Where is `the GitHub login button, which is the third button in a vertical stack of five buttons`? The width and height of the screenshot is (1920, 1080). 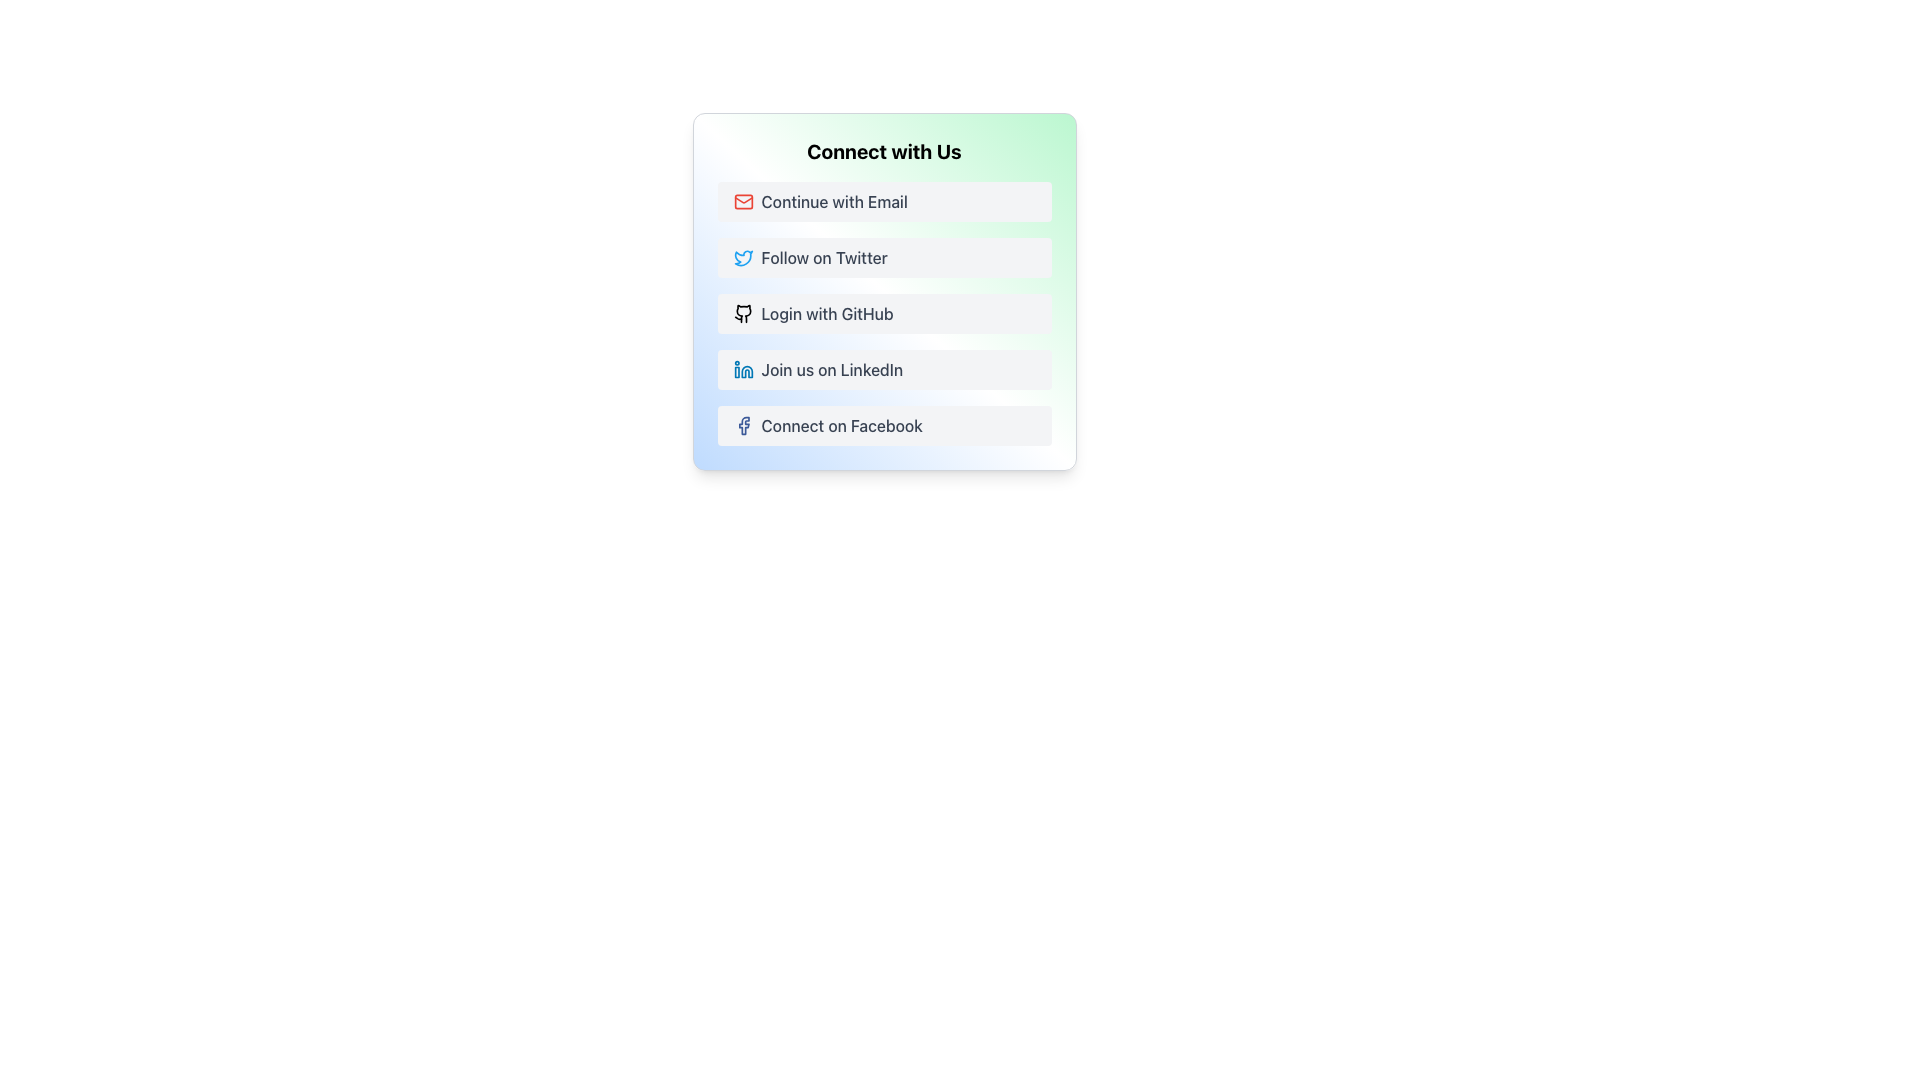
the GitHub login button, which is the third button in a vertical stack of five buttons is located at coordinates (883, 292).